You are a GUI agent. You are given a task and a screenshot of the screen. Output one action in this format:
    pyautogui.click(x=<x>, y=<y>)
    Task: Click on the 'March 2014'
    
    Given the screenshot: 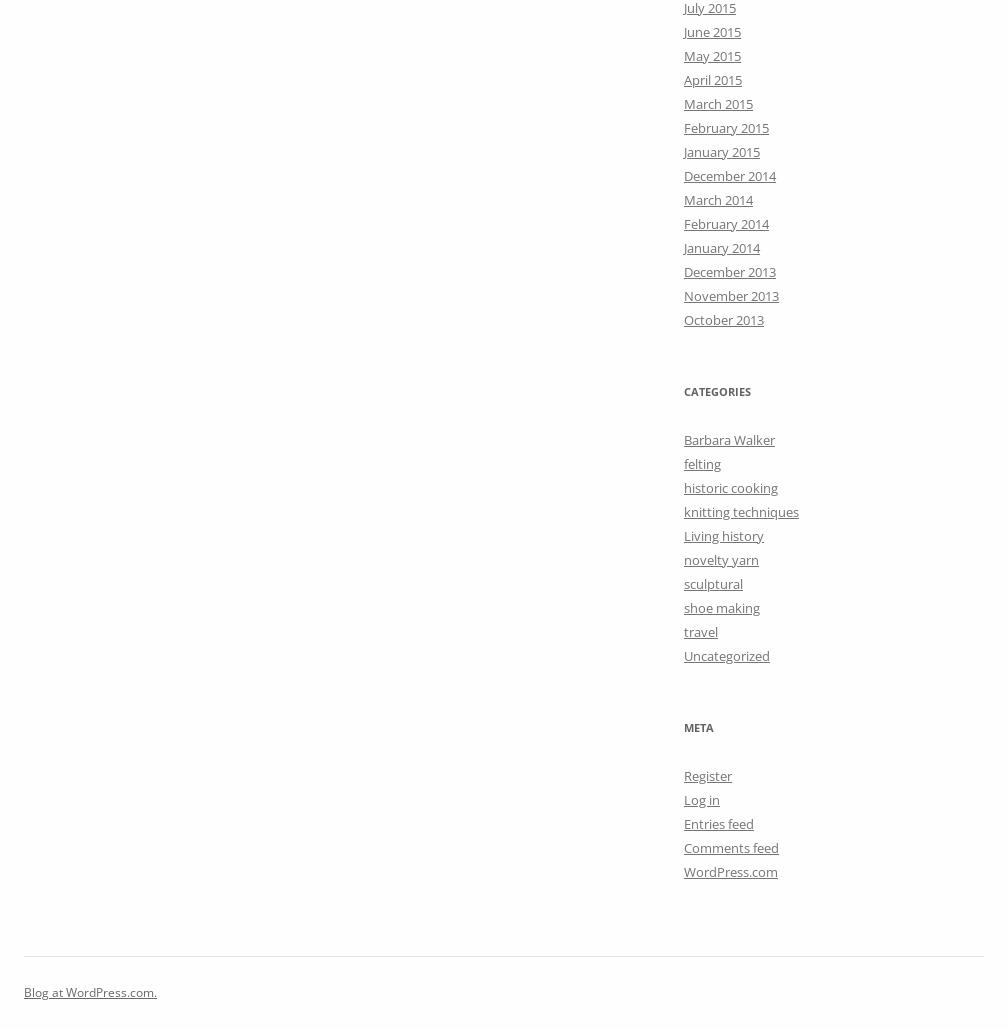 What is the action you would take?
    pyautogui.click(x=718, y=199)
    